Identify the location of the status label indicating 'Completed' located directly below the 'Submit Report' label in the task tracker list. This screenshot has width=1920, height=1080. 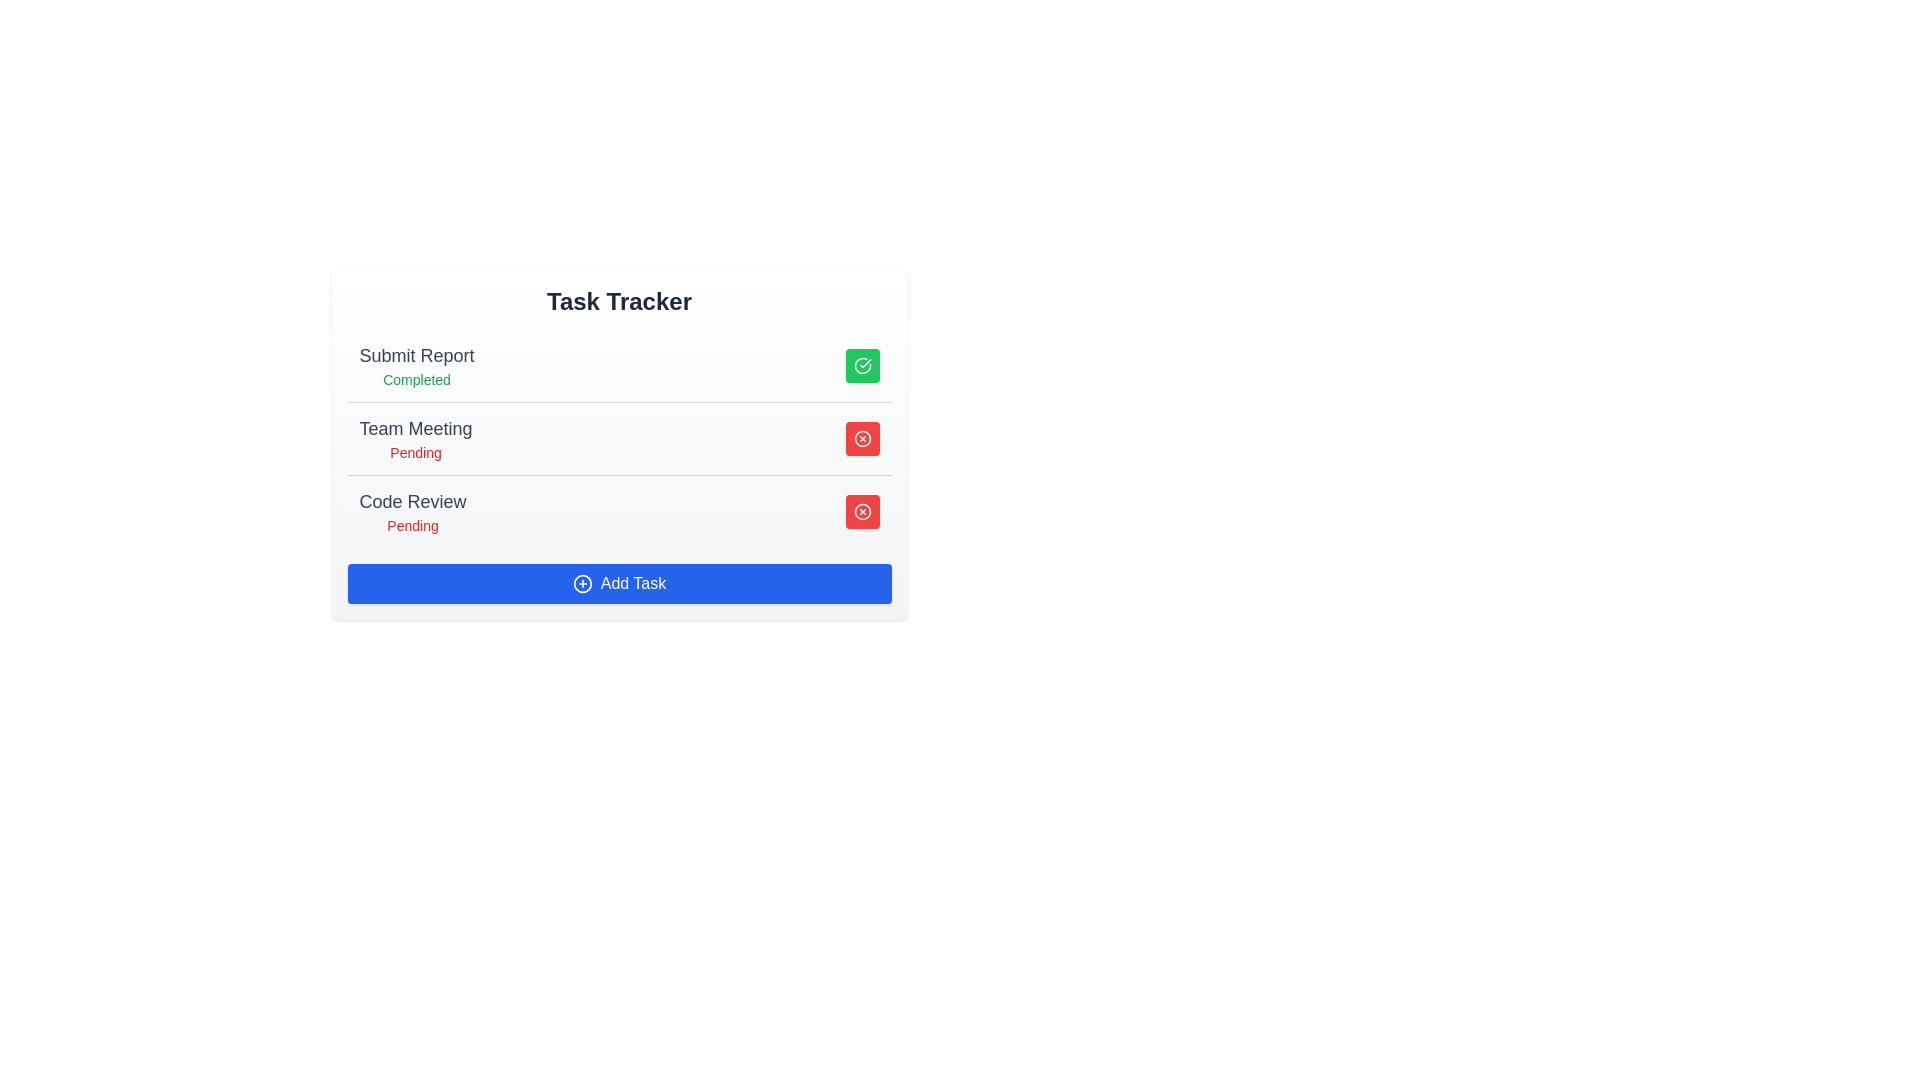
(416, 380).